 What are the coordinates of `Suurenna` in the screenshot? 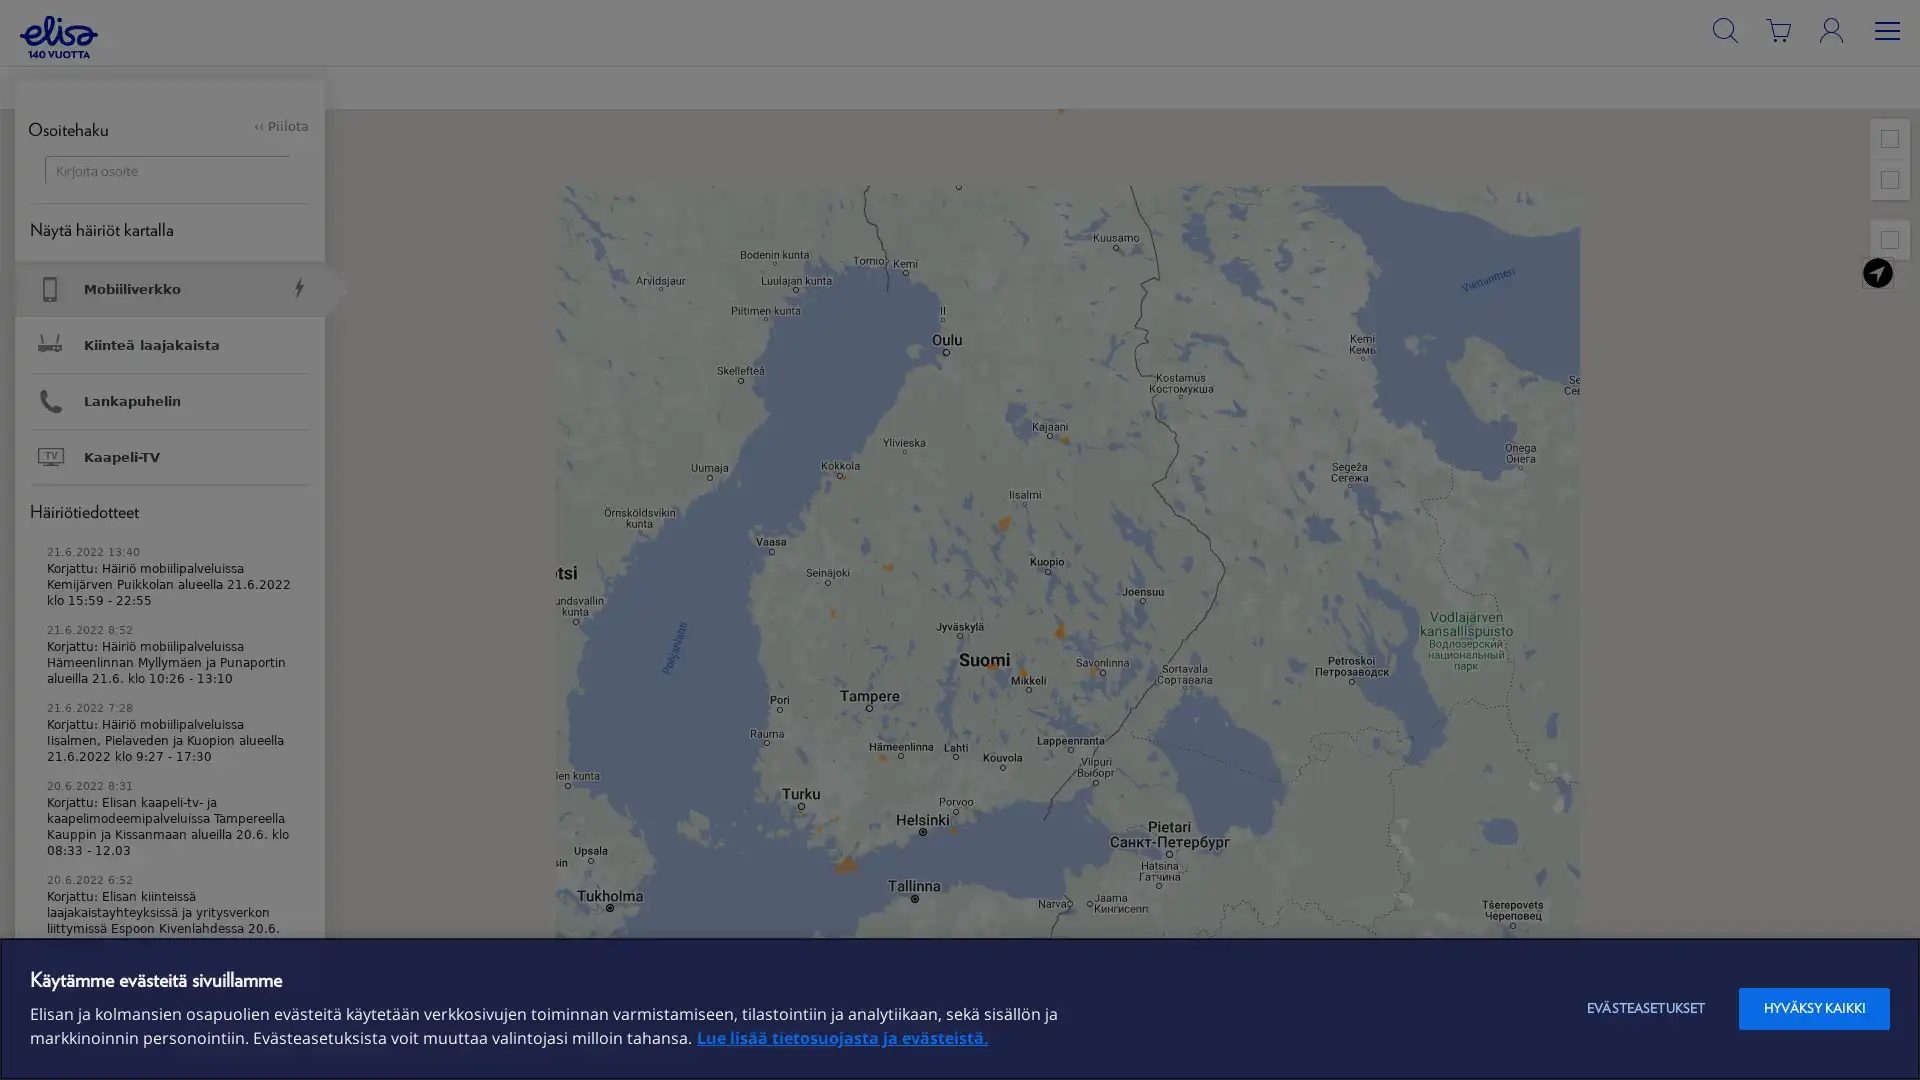 It's located at (1889, 137).